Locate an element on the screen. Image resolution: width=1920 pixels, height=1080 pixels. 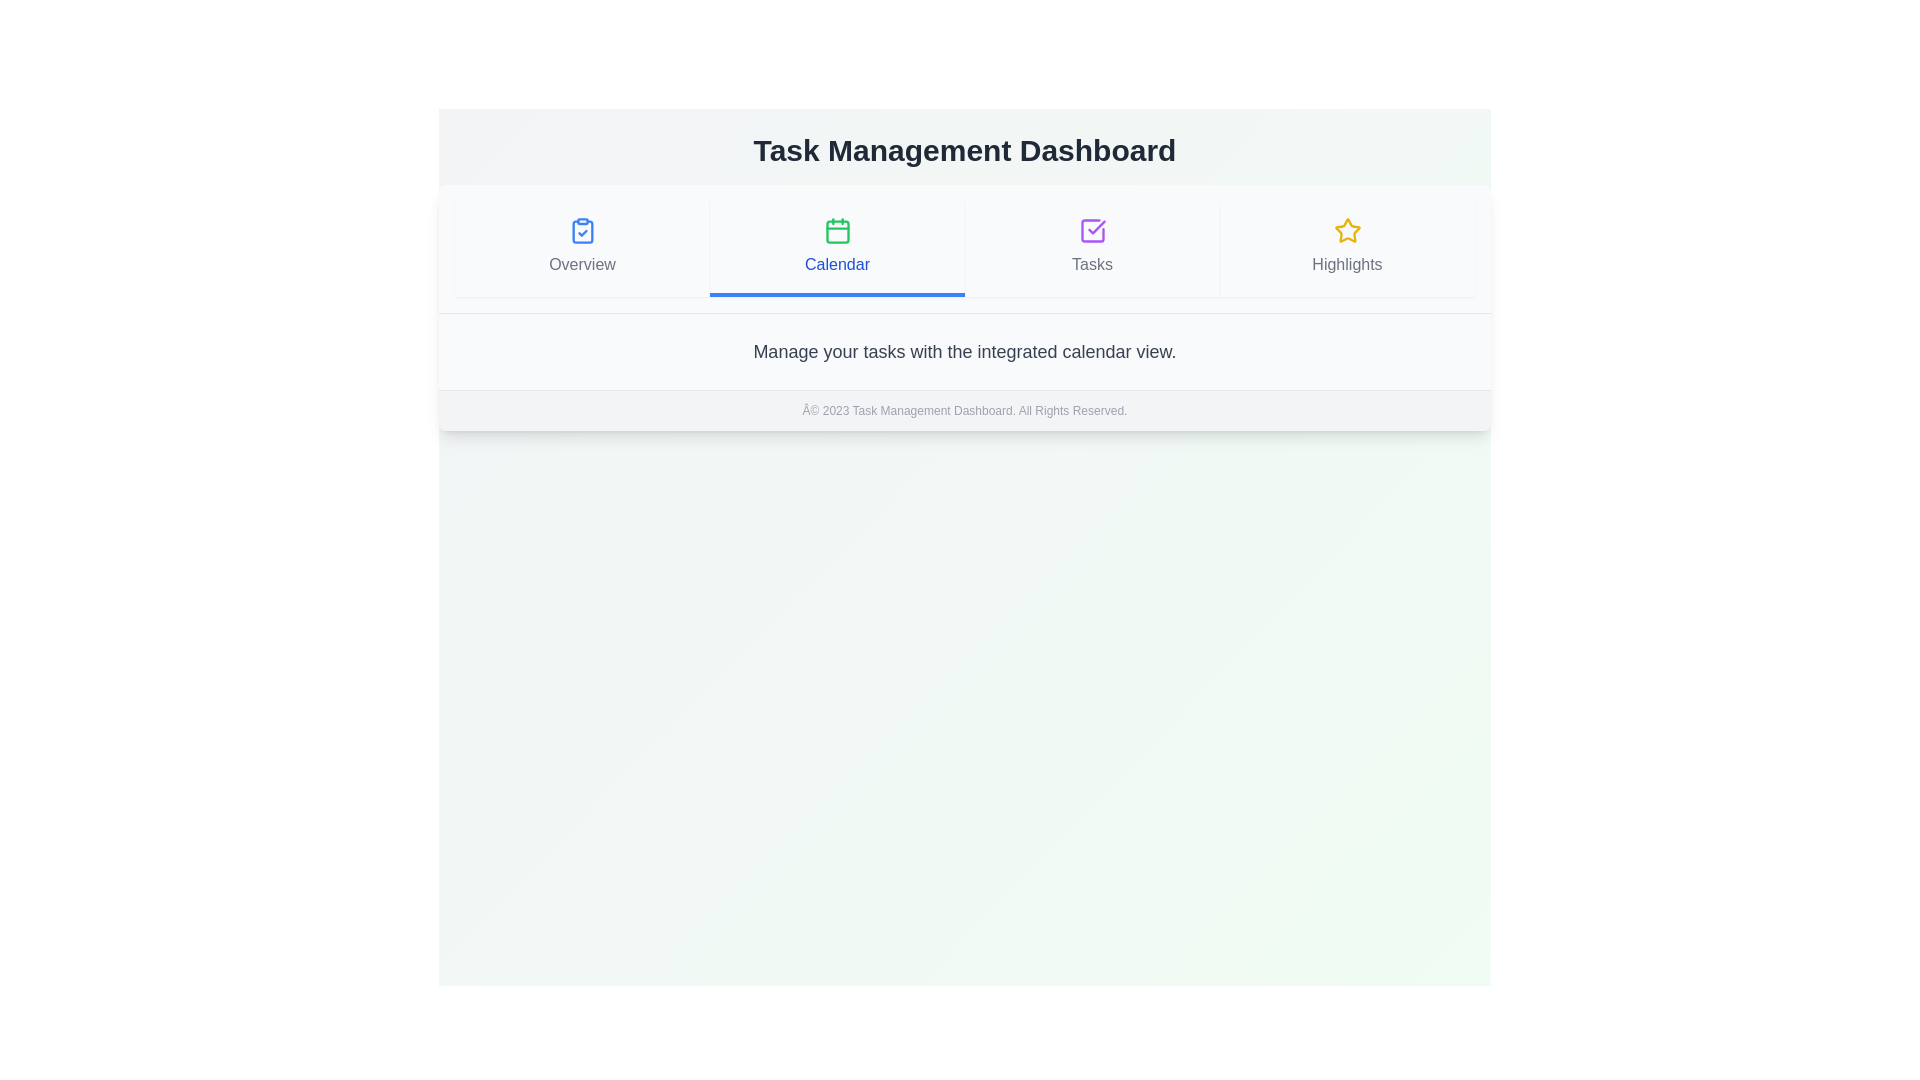
copyright information text located in the footer of the Task Management Dashboard application, positioned below the task management text is located at coordinates (964, 408).